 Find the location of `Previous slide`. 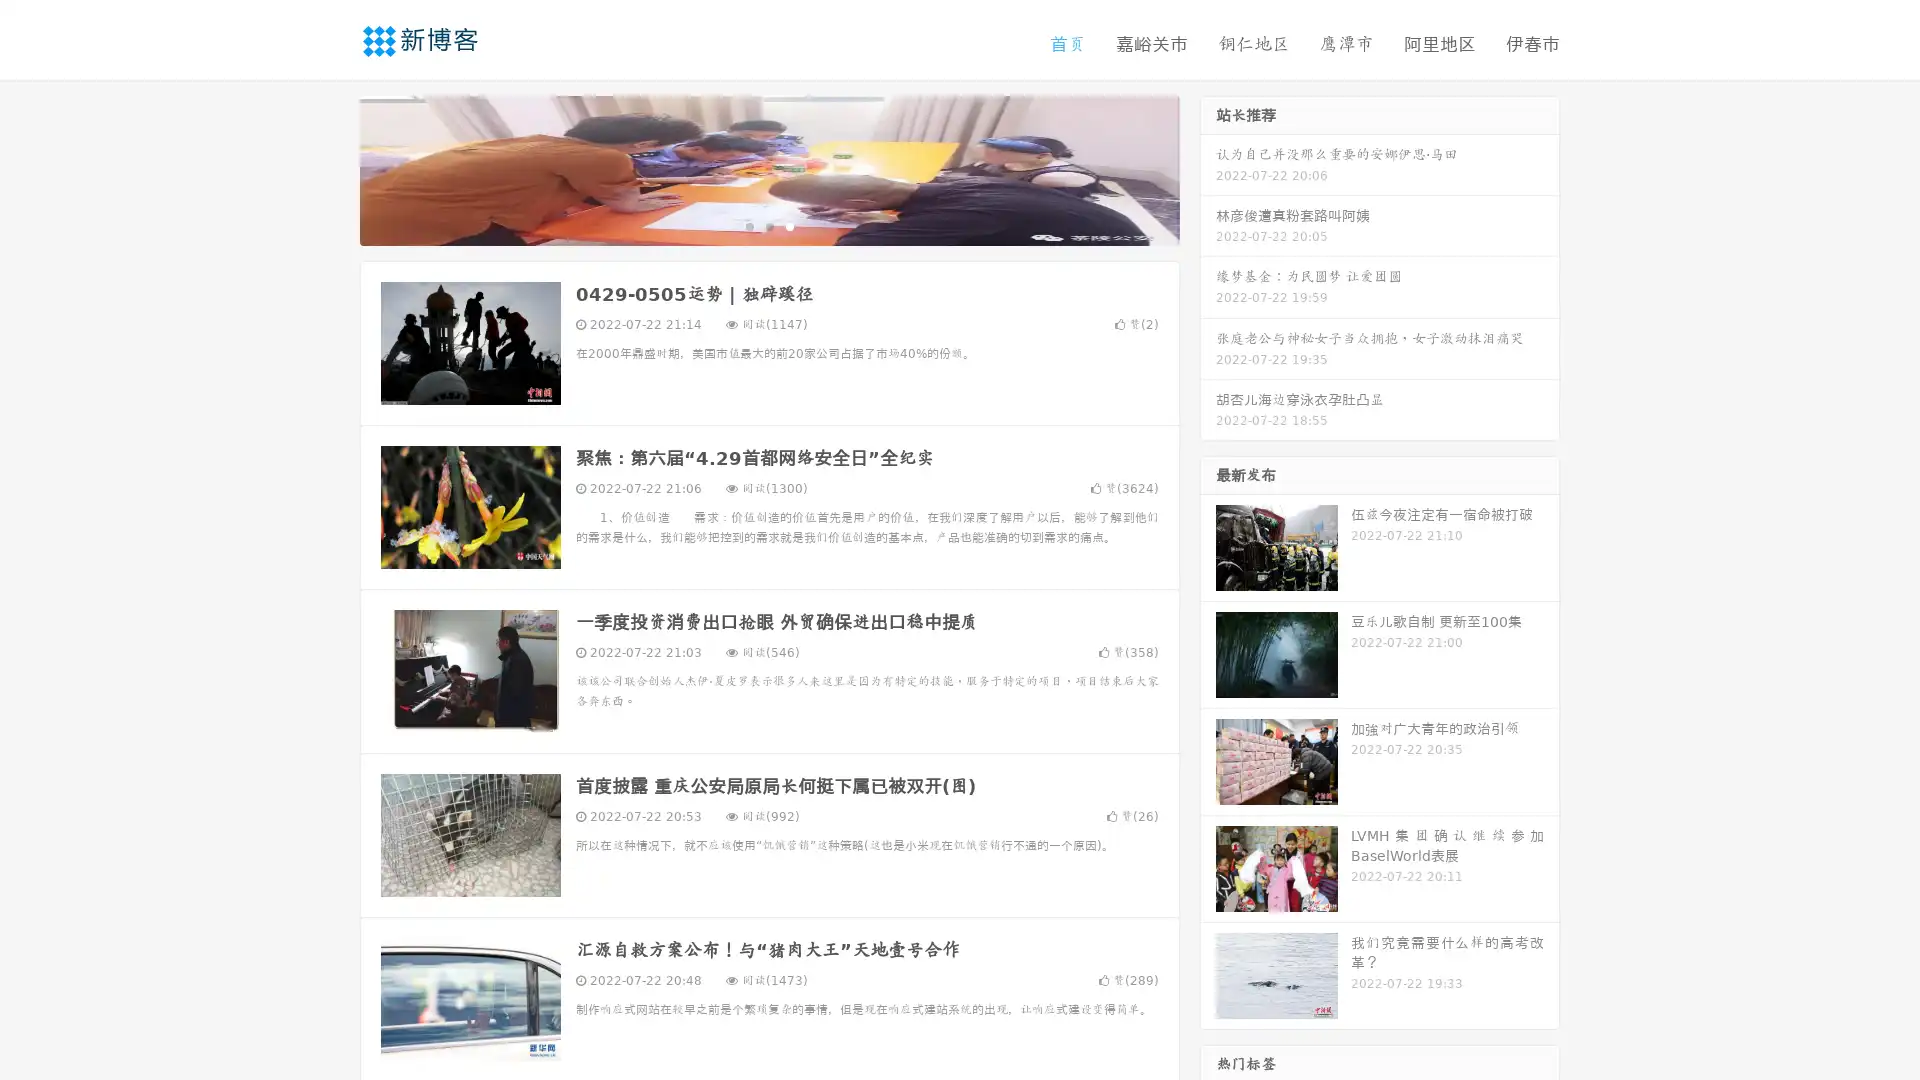

Previous slide is located at coordinates (330, 168).